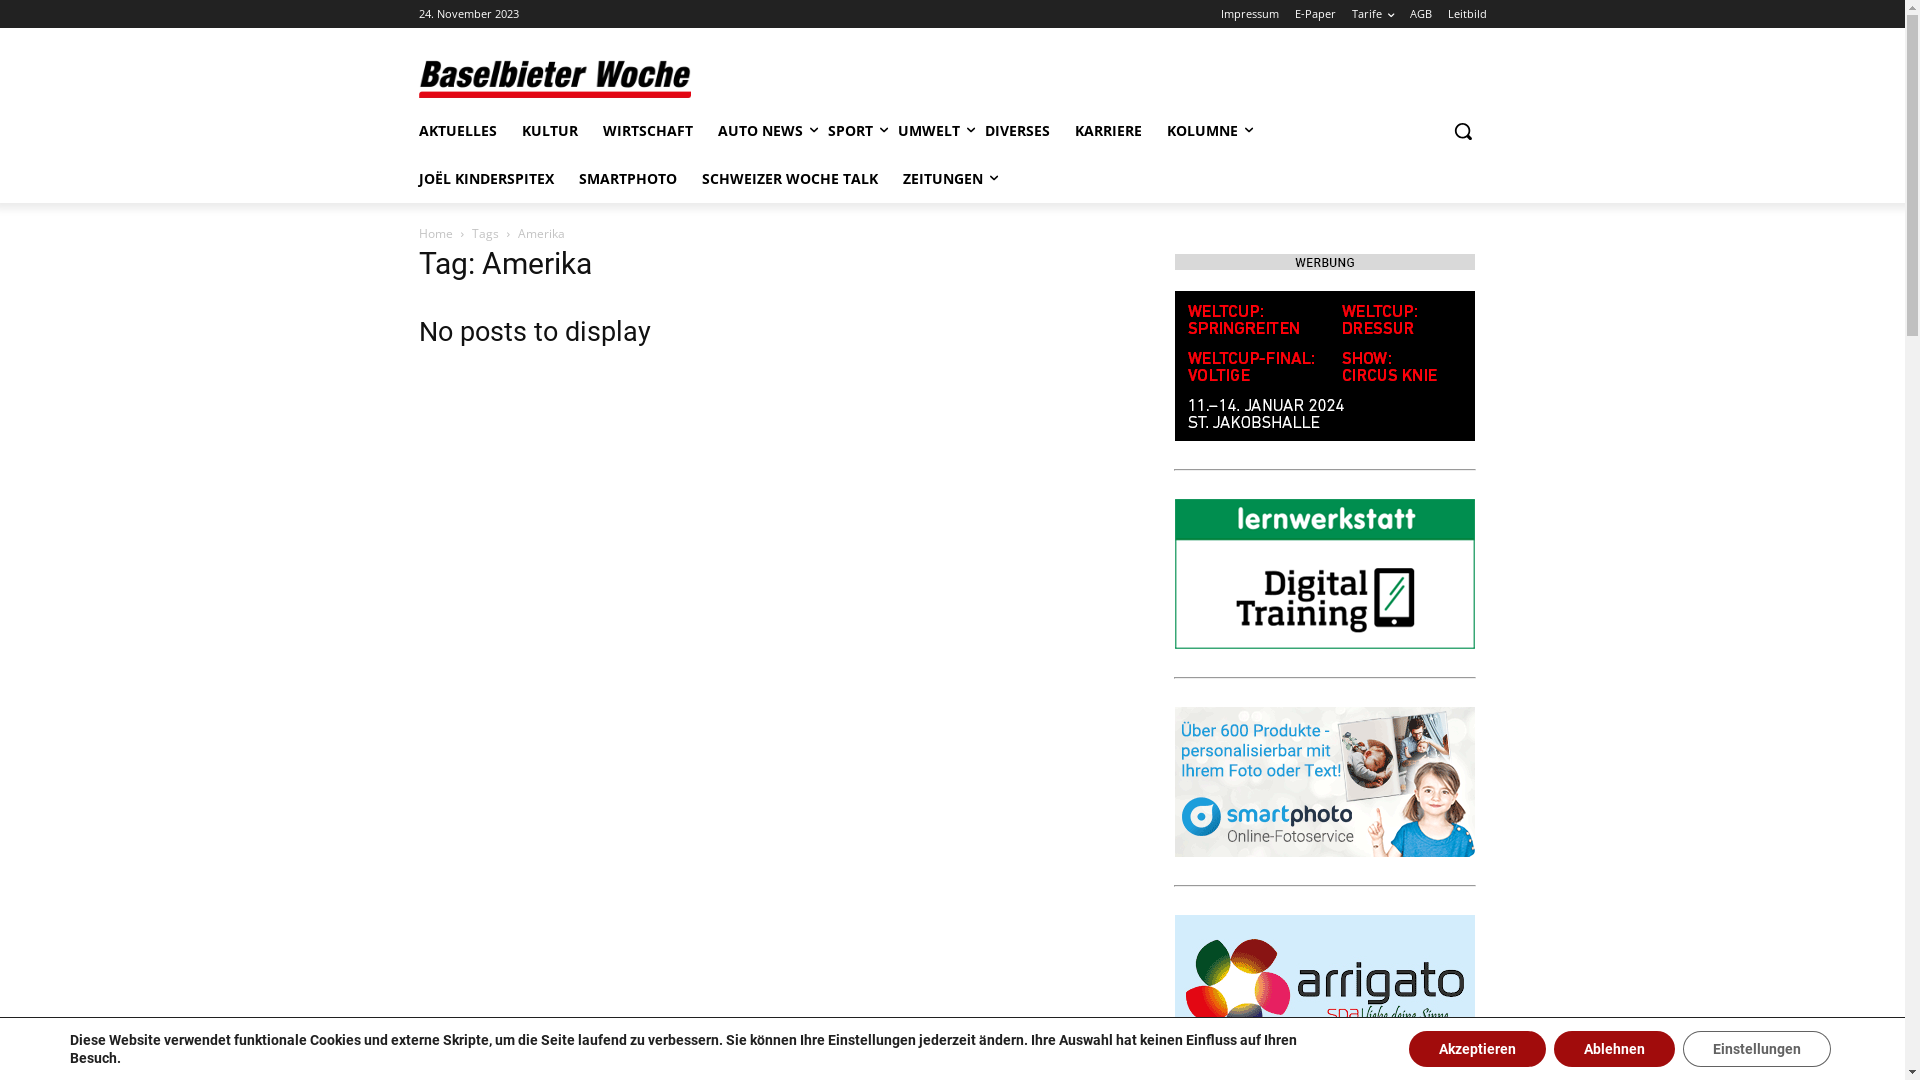  Describe the element at coordinates (1467, 14) in the screenshot. I see `'Leitbild'` at that location.